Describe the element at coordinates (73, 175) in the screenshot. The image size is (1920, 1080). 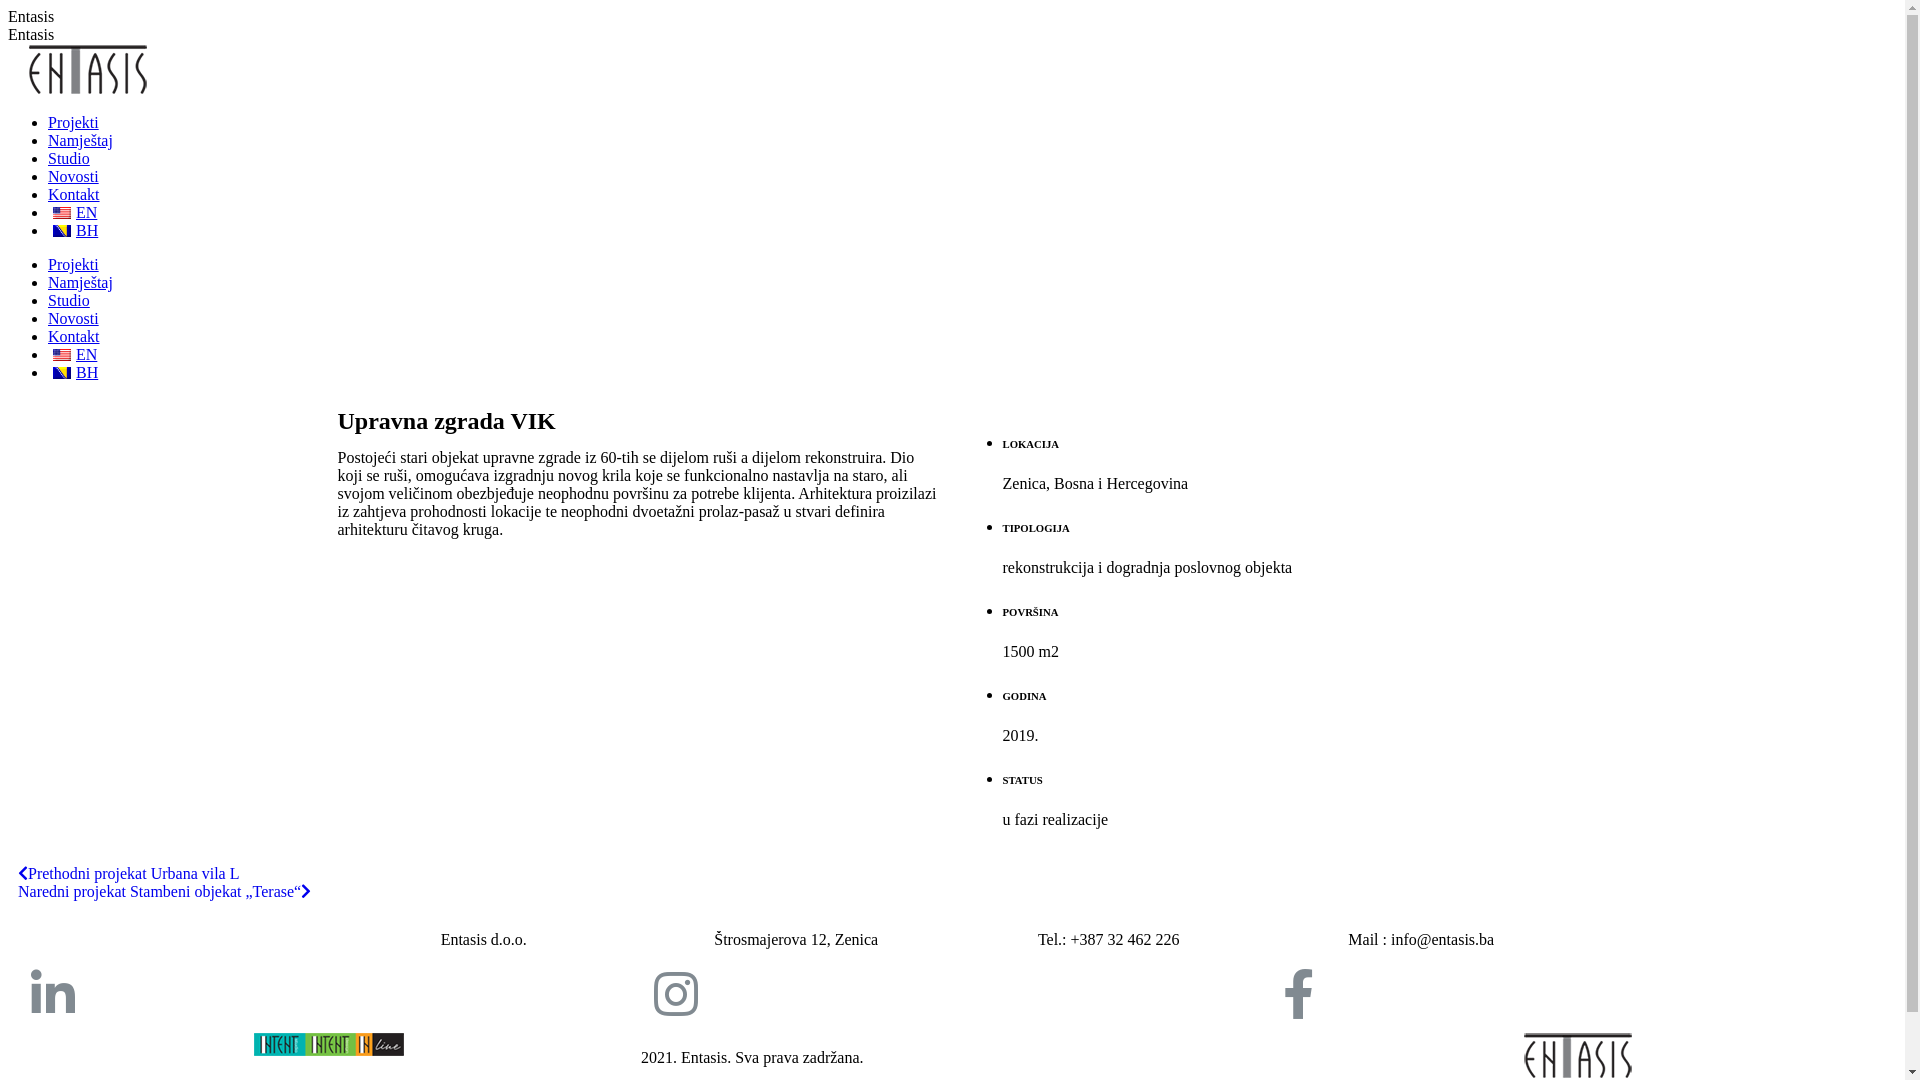
I see `'Novosti'` at that location.